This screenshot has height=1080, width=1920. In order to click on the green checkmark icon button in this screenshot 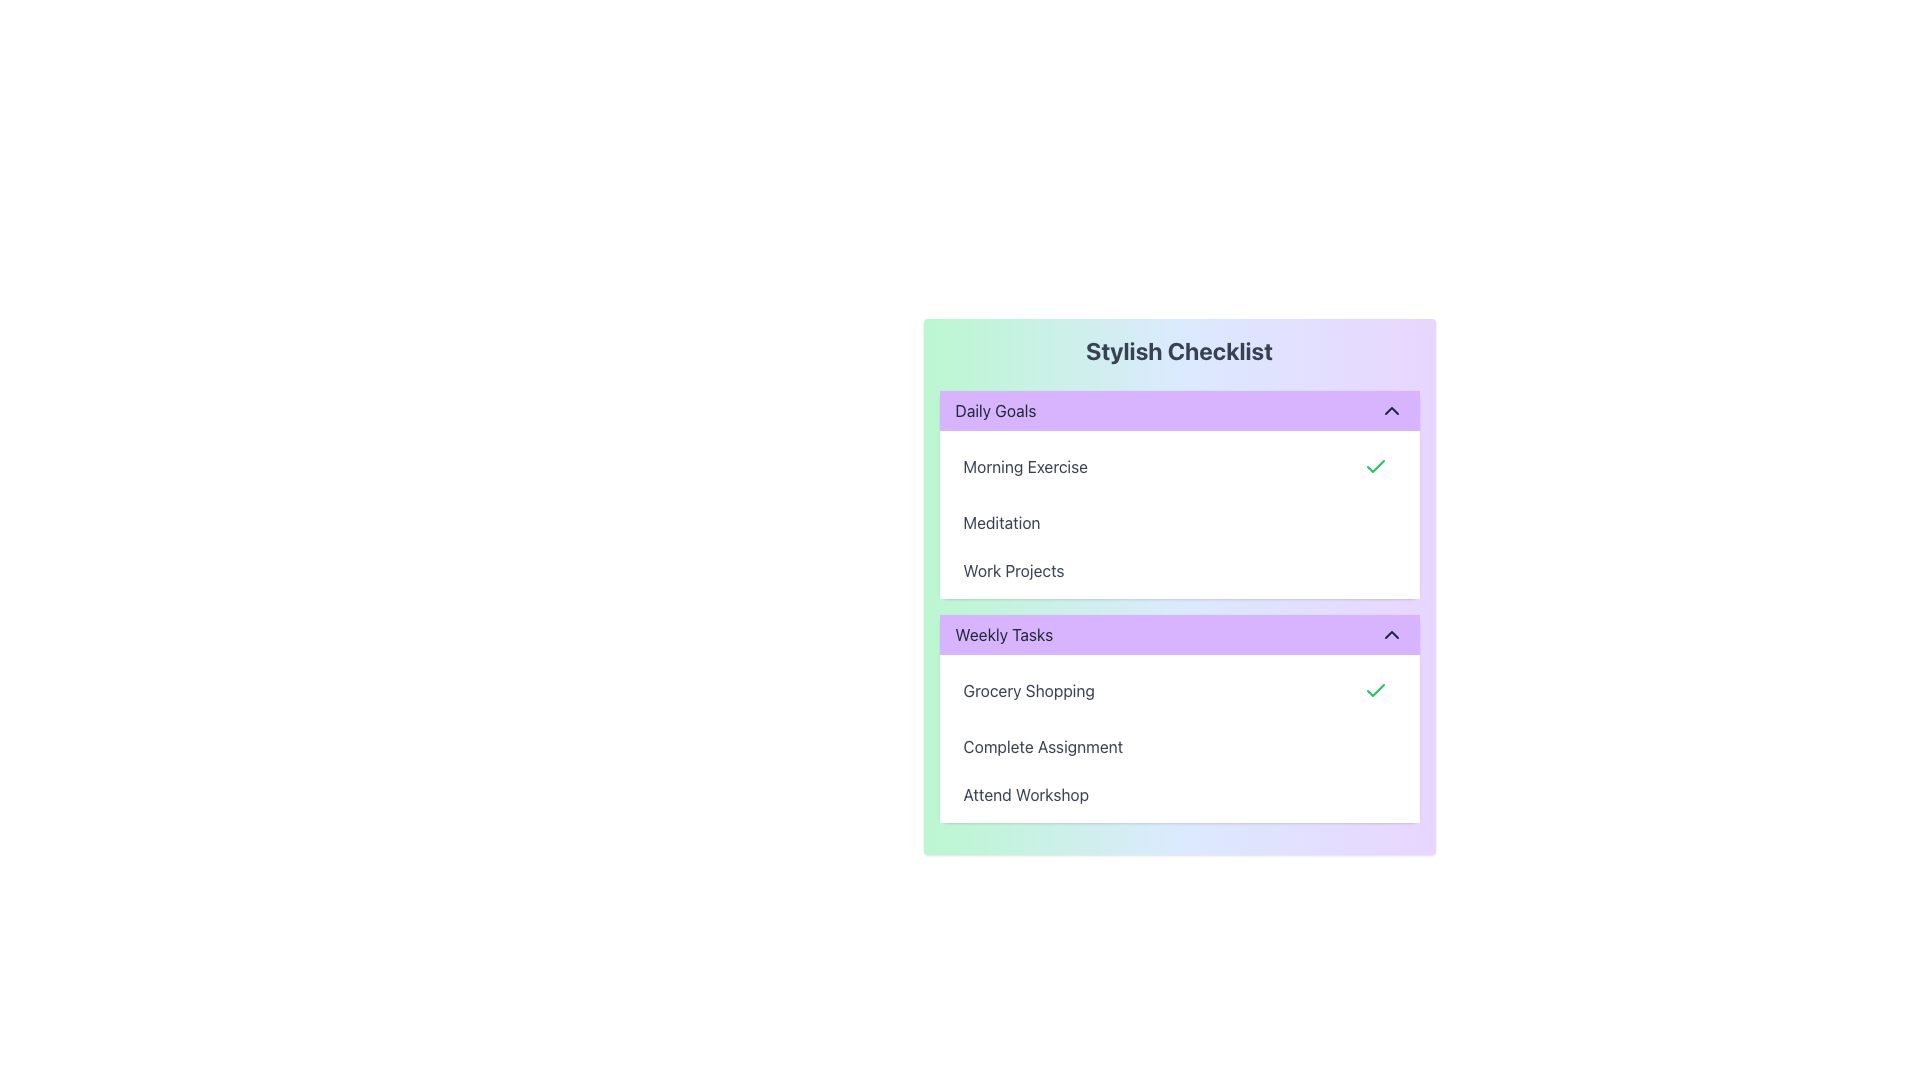, I will do `click(1374, 689)`.